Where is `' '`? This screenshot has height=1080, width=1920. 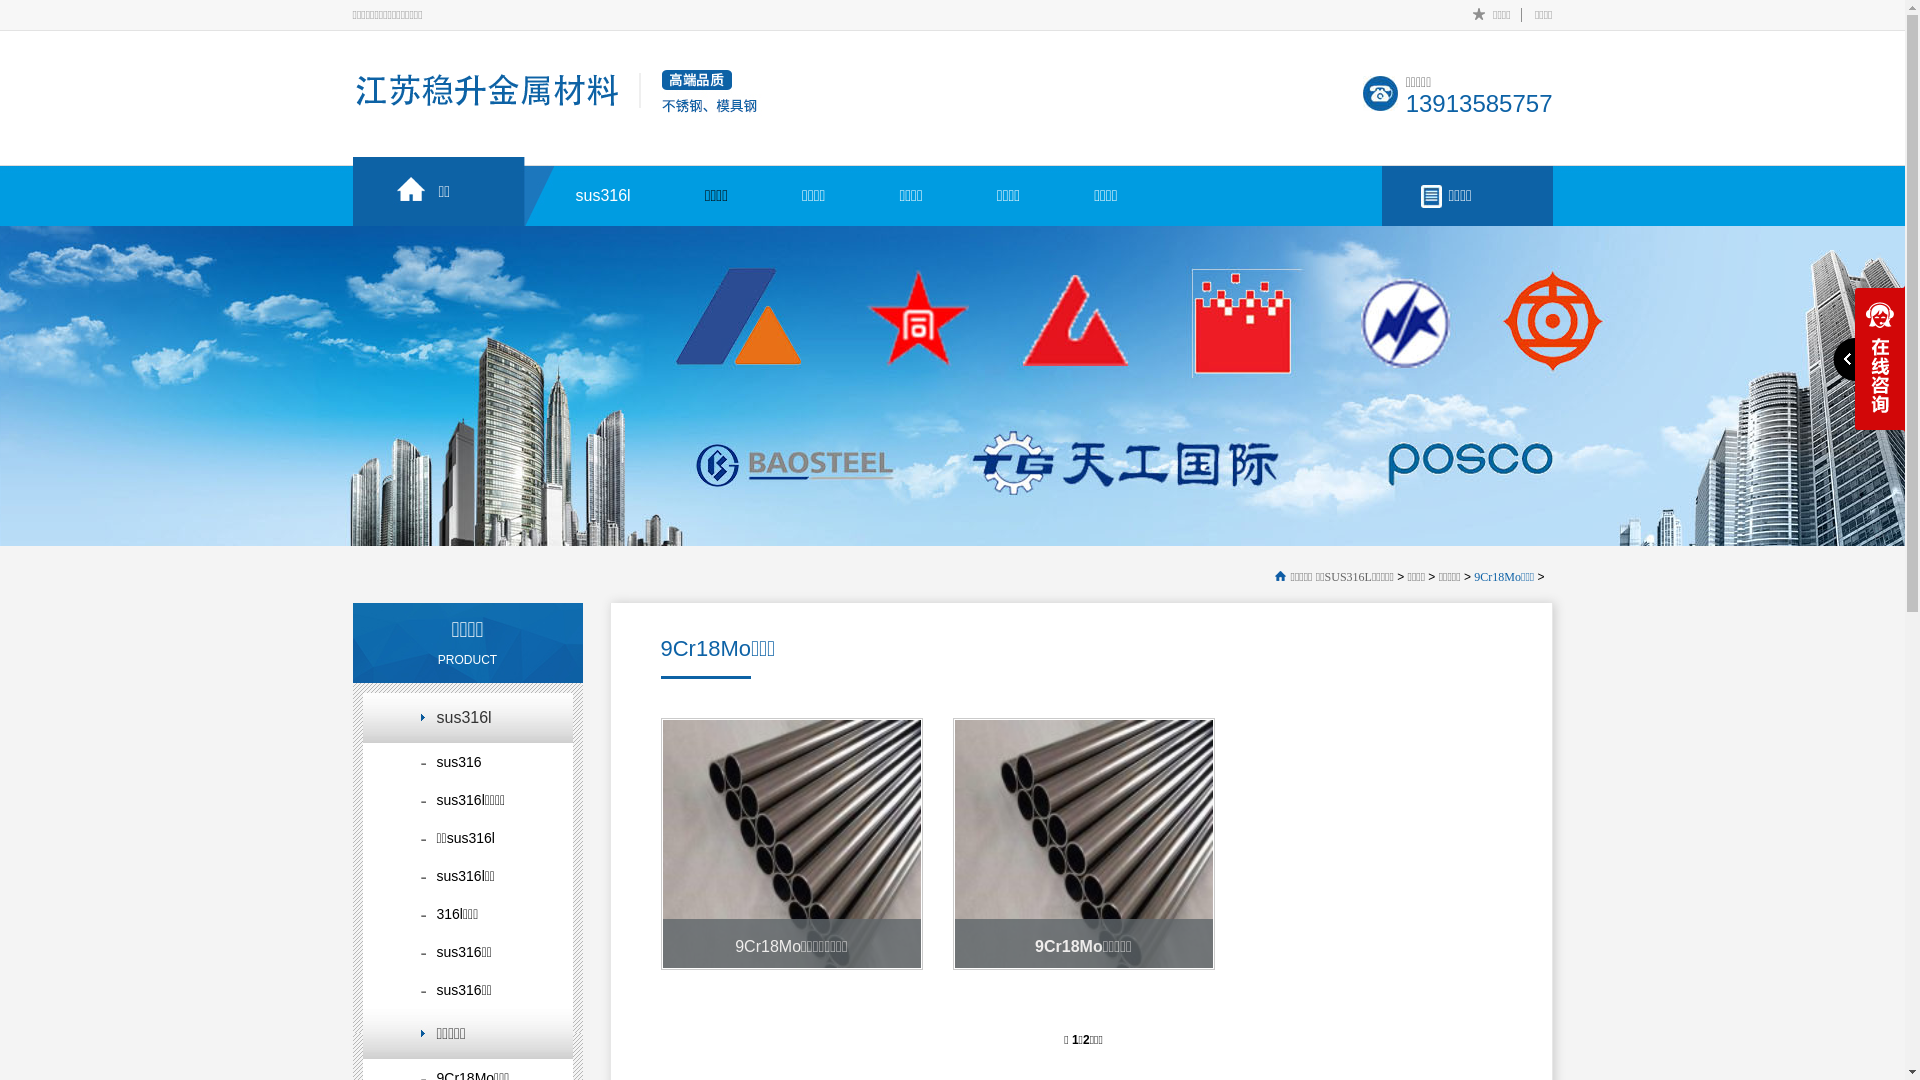
' ' is located at coordinates (1867, 357).